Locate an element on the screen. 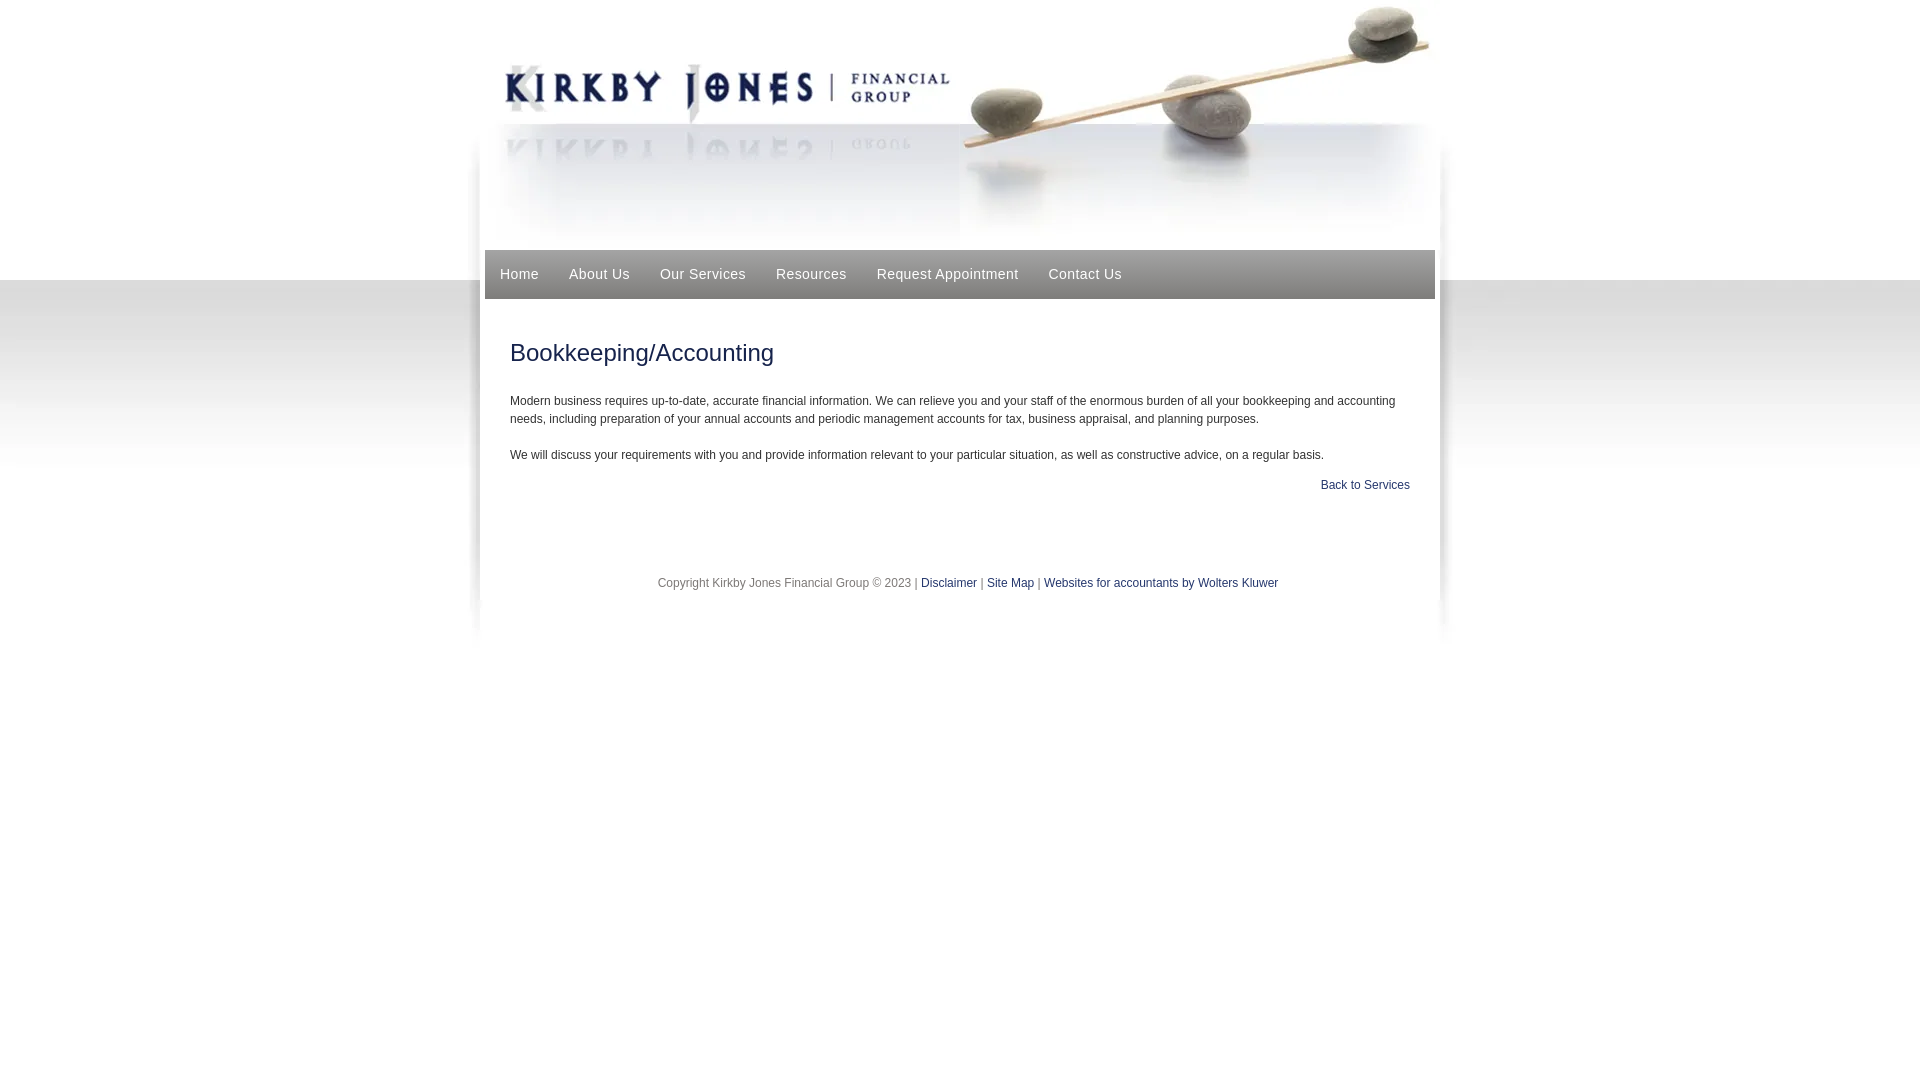 This screenshot has height=1080, width=1920. 'Resources' is located at coordinates (811, 274).